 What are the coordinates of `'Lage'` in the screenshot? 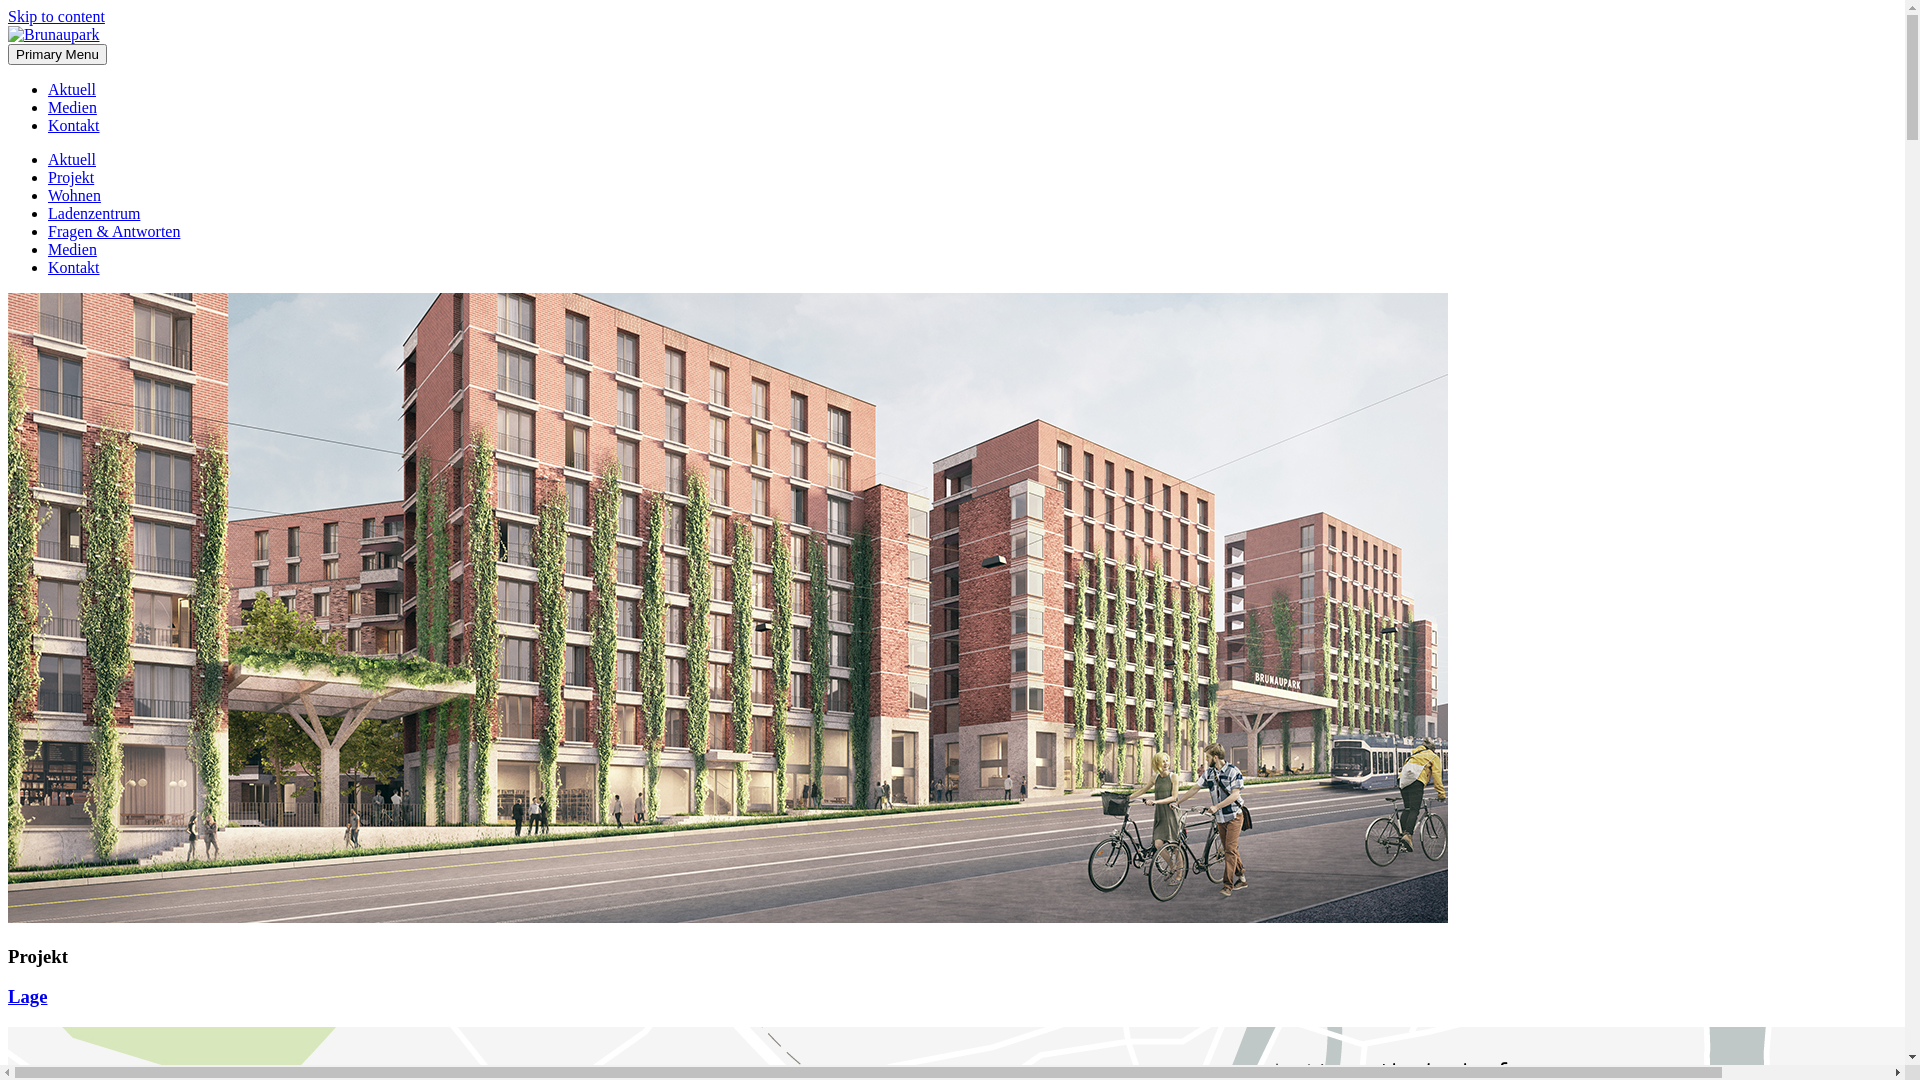 It's located at (27, 996).